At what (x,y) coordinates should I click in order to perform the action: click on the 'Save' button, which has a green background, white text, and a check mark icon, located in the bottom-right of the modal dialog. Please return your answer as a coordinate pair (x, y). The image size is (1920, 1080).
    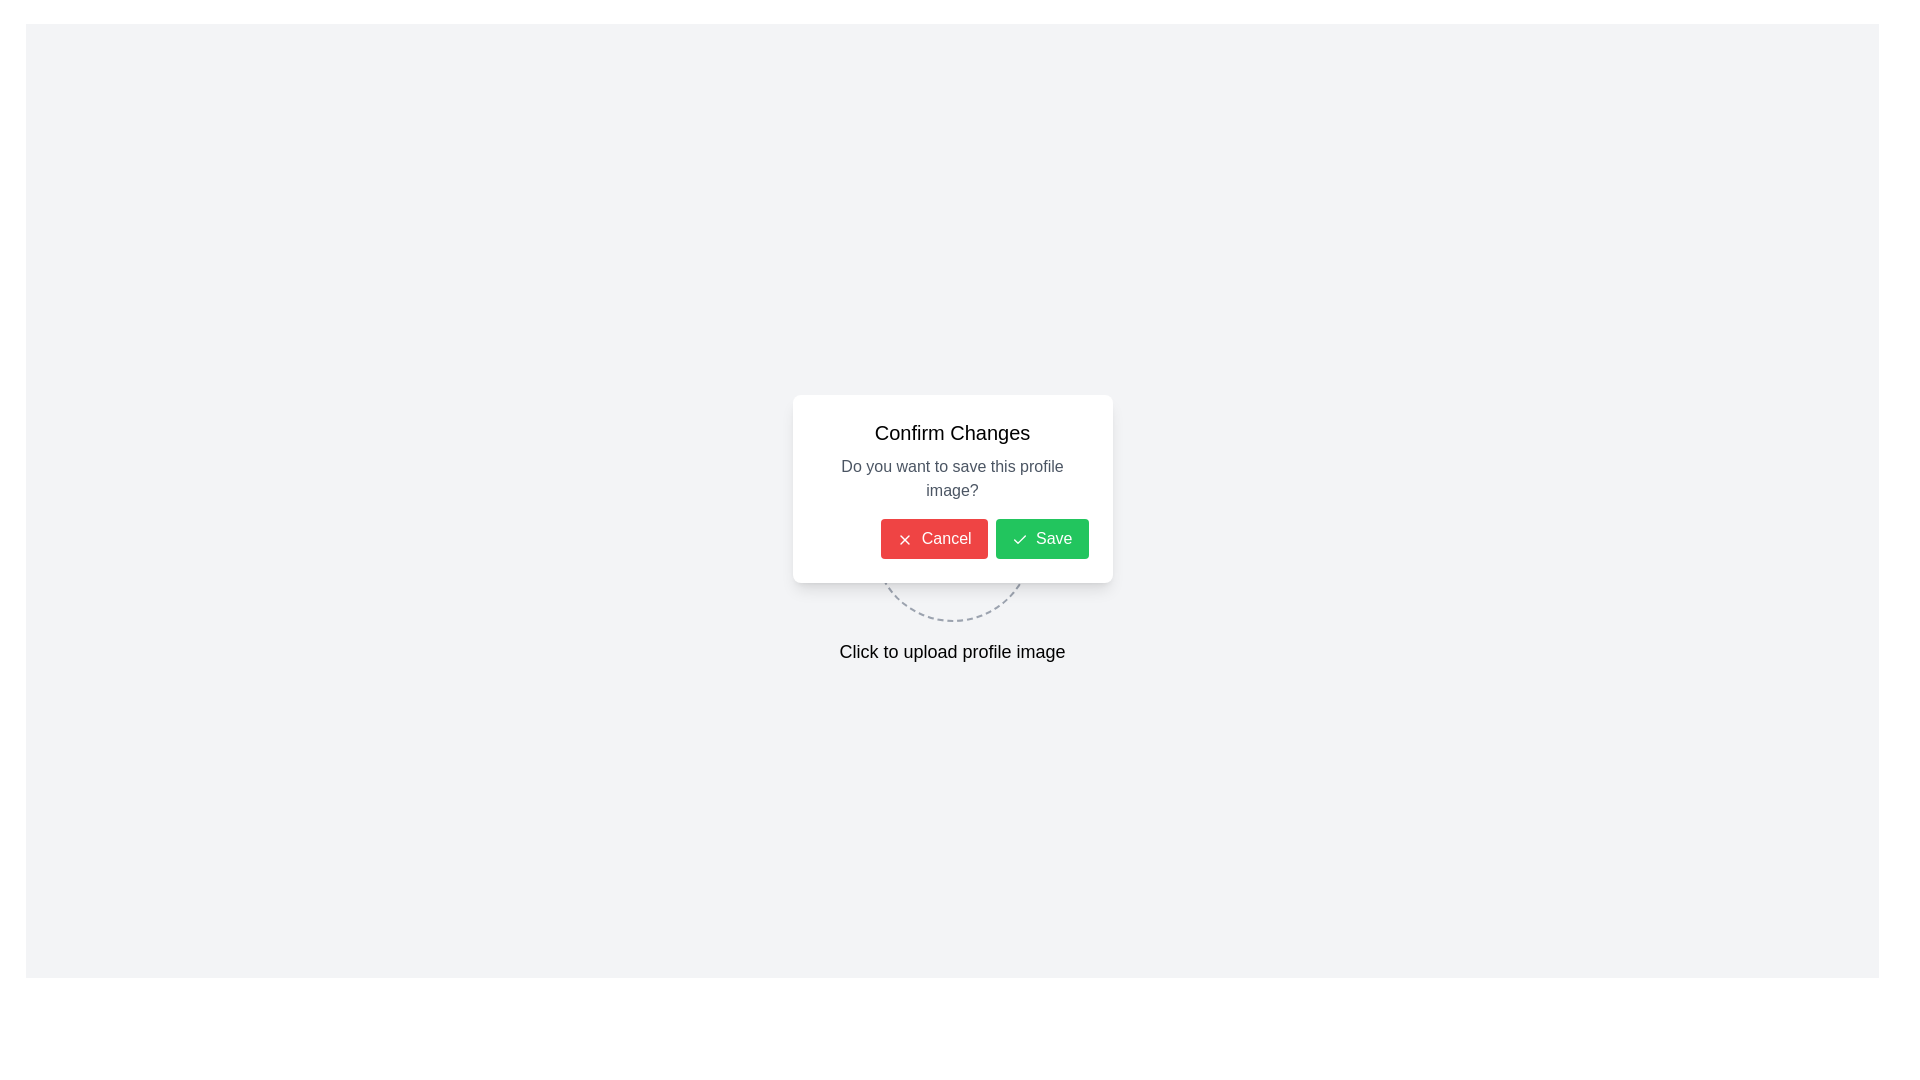
    Looking at the image, I should click on (1040, 538).